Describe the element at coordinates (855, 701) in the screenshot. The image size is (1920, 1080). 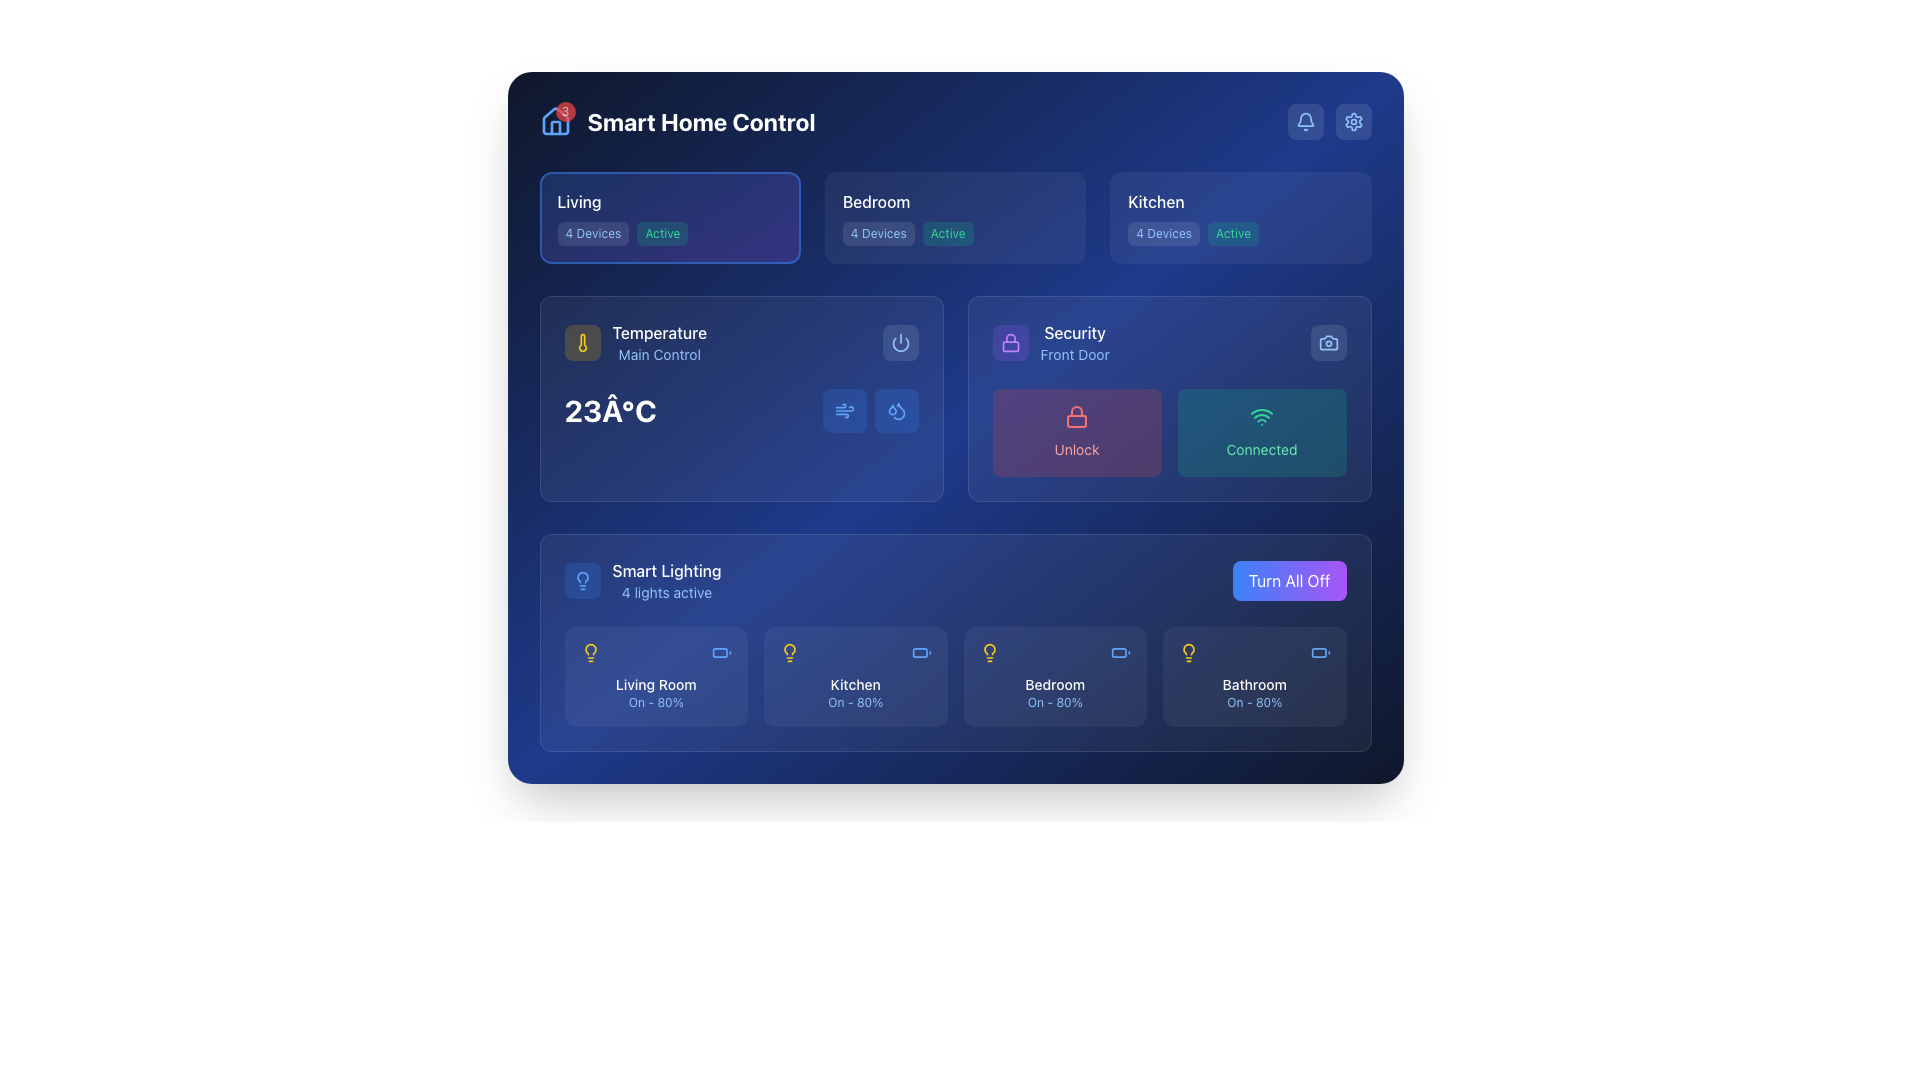
I see `the status and intensity text label indicating 'On' and '80%' for the 'Kitchen' lighting, located at the bottom of the 'Kitchen' card in the 'Smart Lighting' section` at that location.